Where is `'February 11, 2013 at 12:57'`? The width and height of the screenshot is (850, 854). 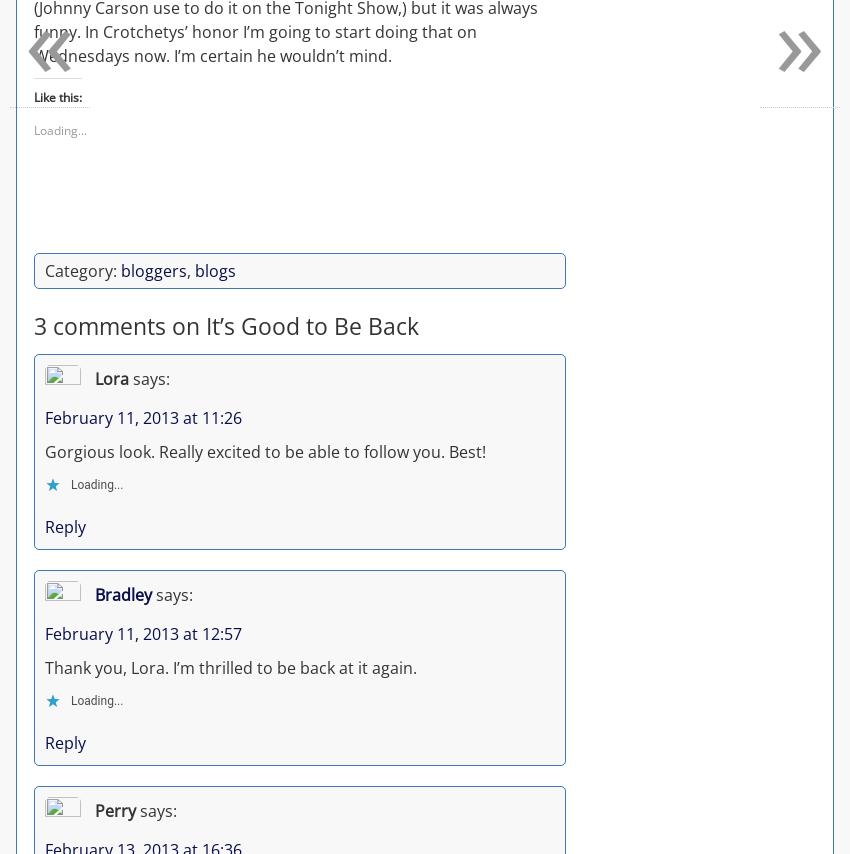
'February 11, 2013 at 12:57' is located at coordinates (143, 631).